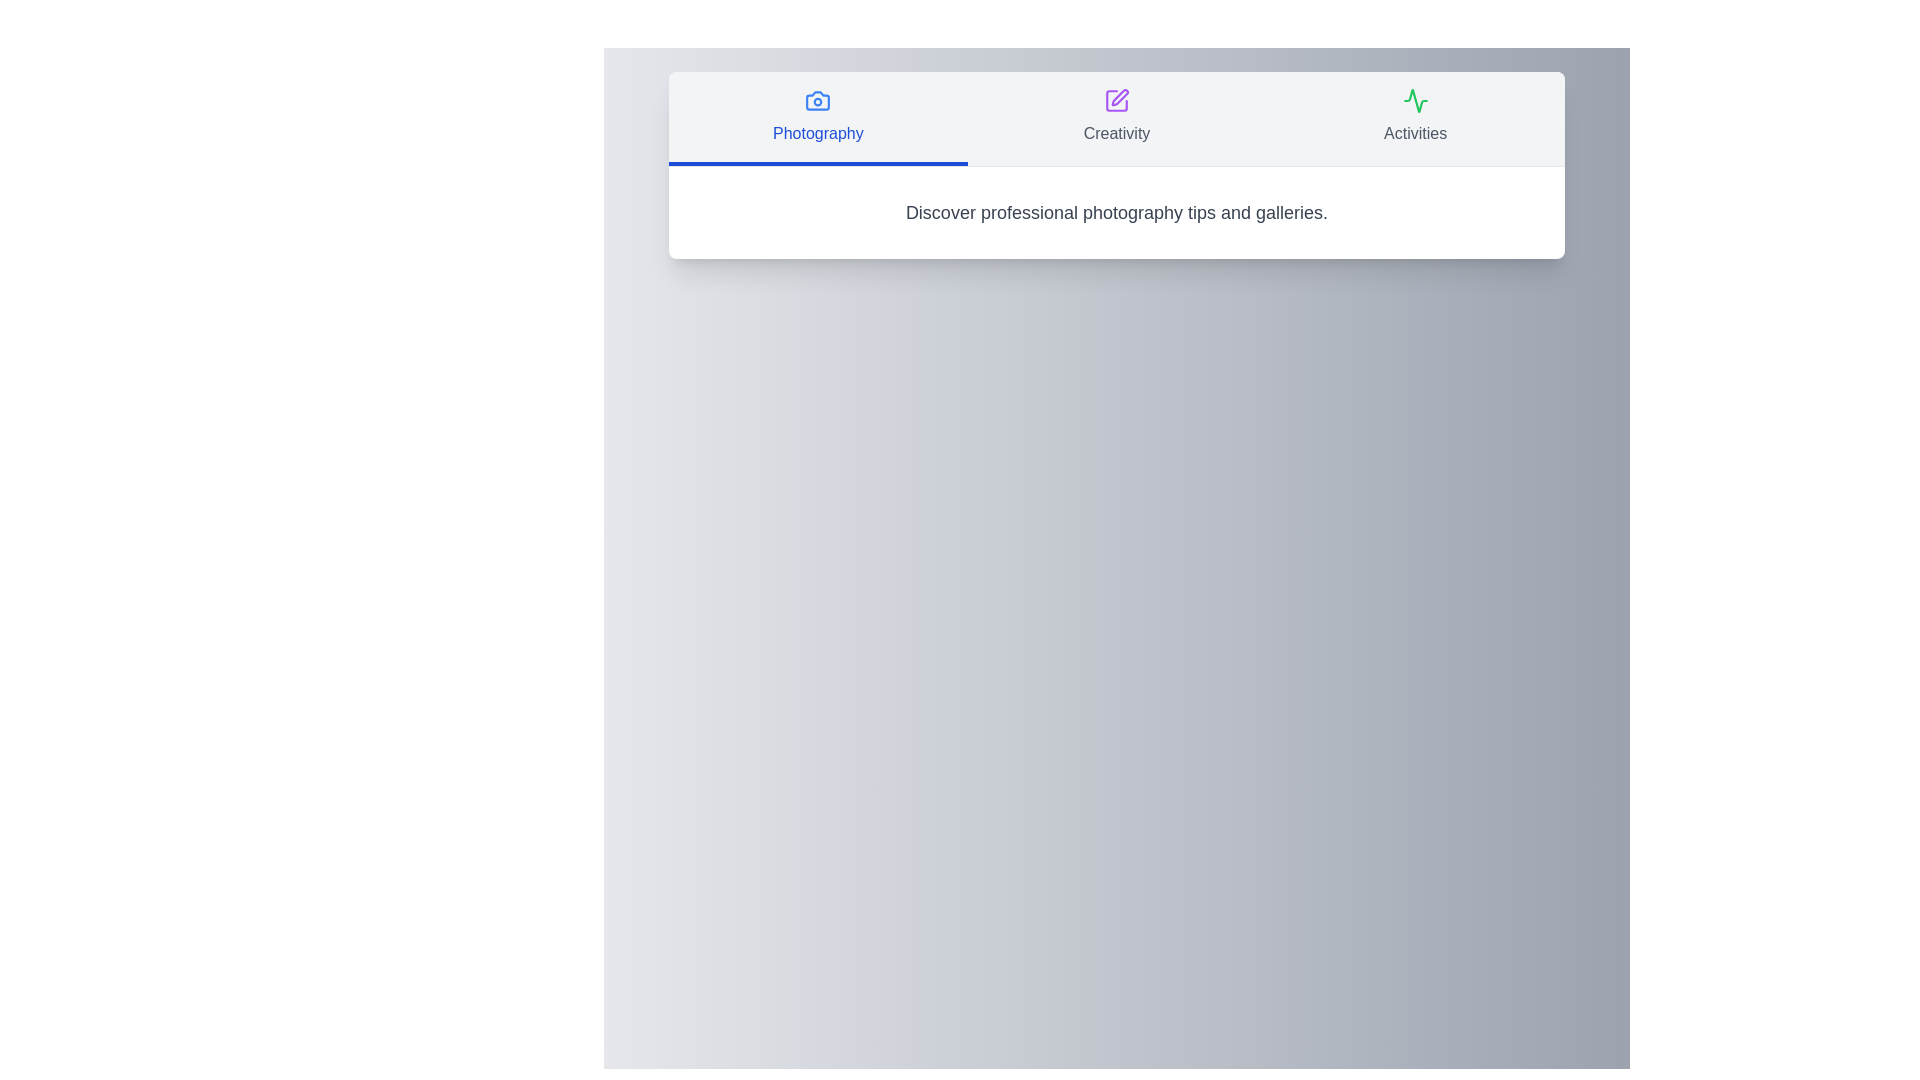 The height and width of the screenshot is (1080, 1920). I want to click on the tab labeled Photography, so click(817, 119).